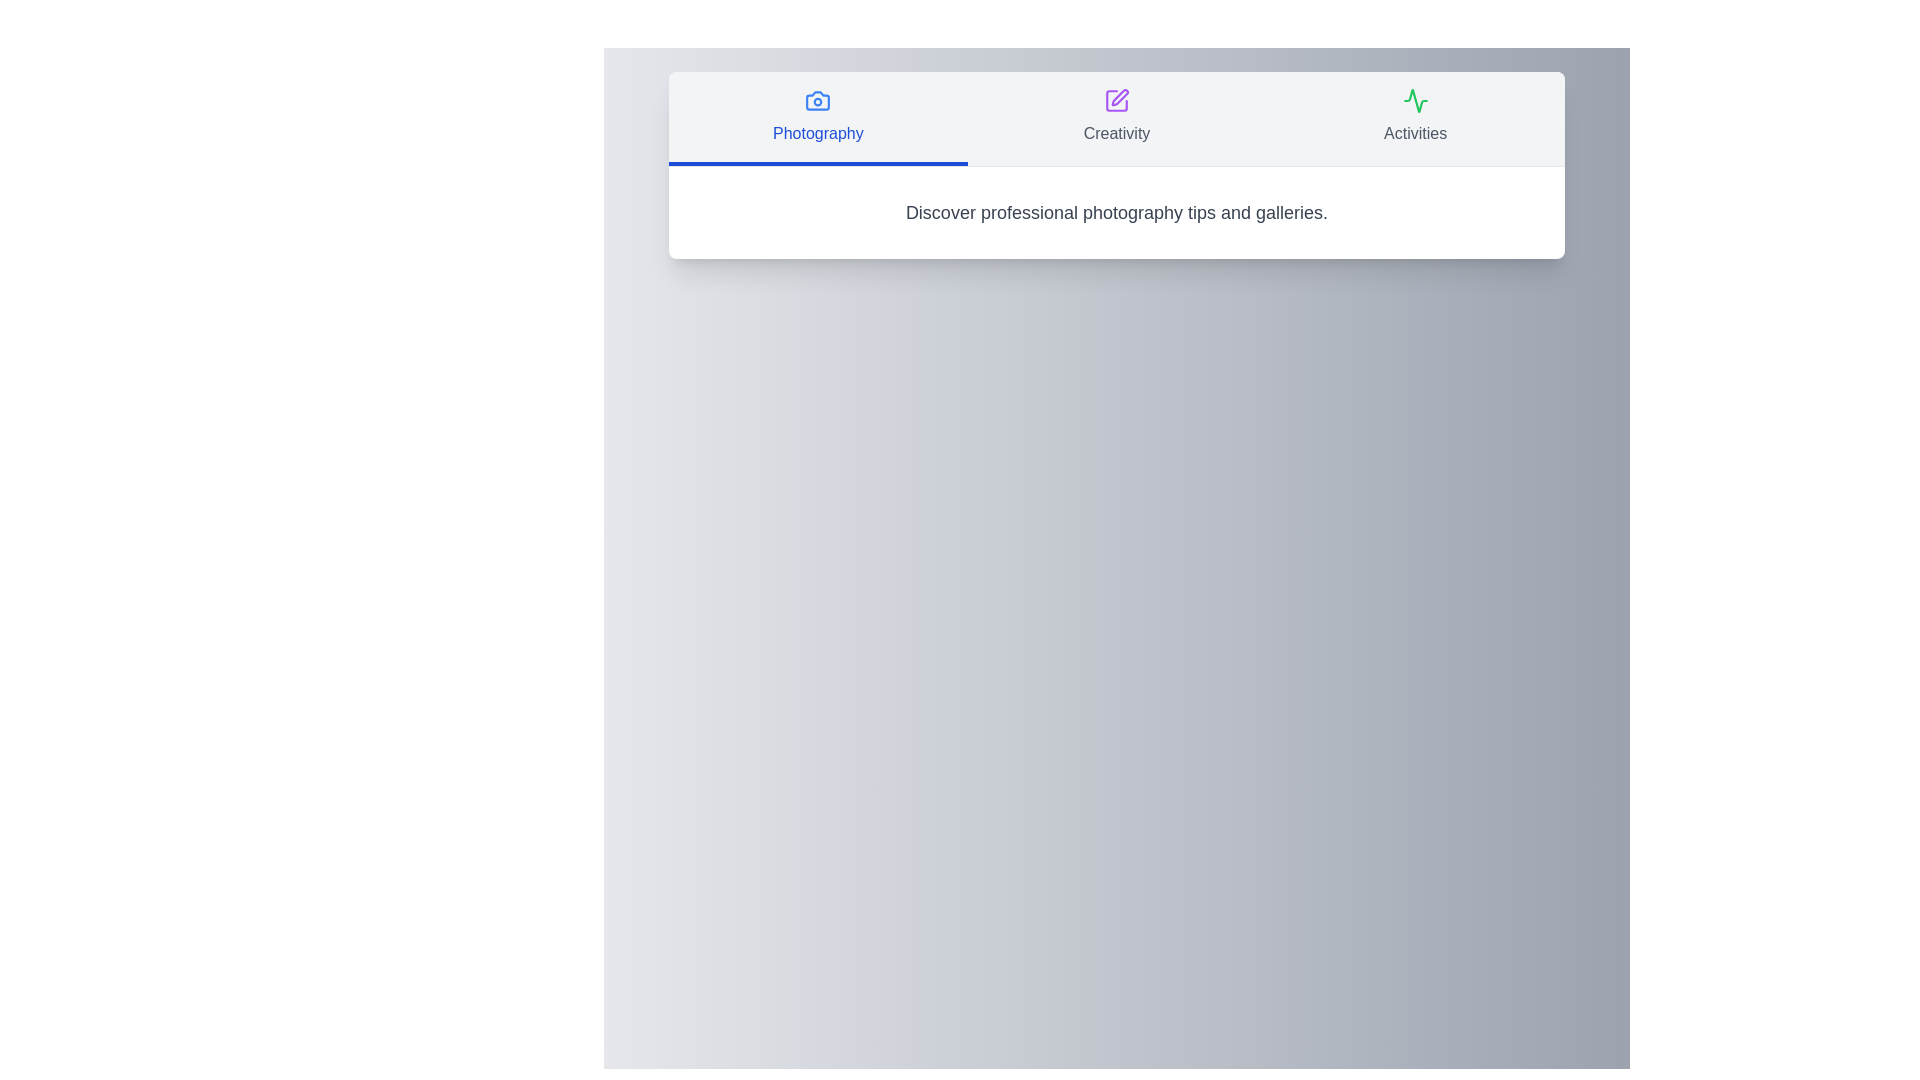 The height and width of the screenshot is (1080, 1920). I want to click on the tab labeled Photography, so click(817, 119).